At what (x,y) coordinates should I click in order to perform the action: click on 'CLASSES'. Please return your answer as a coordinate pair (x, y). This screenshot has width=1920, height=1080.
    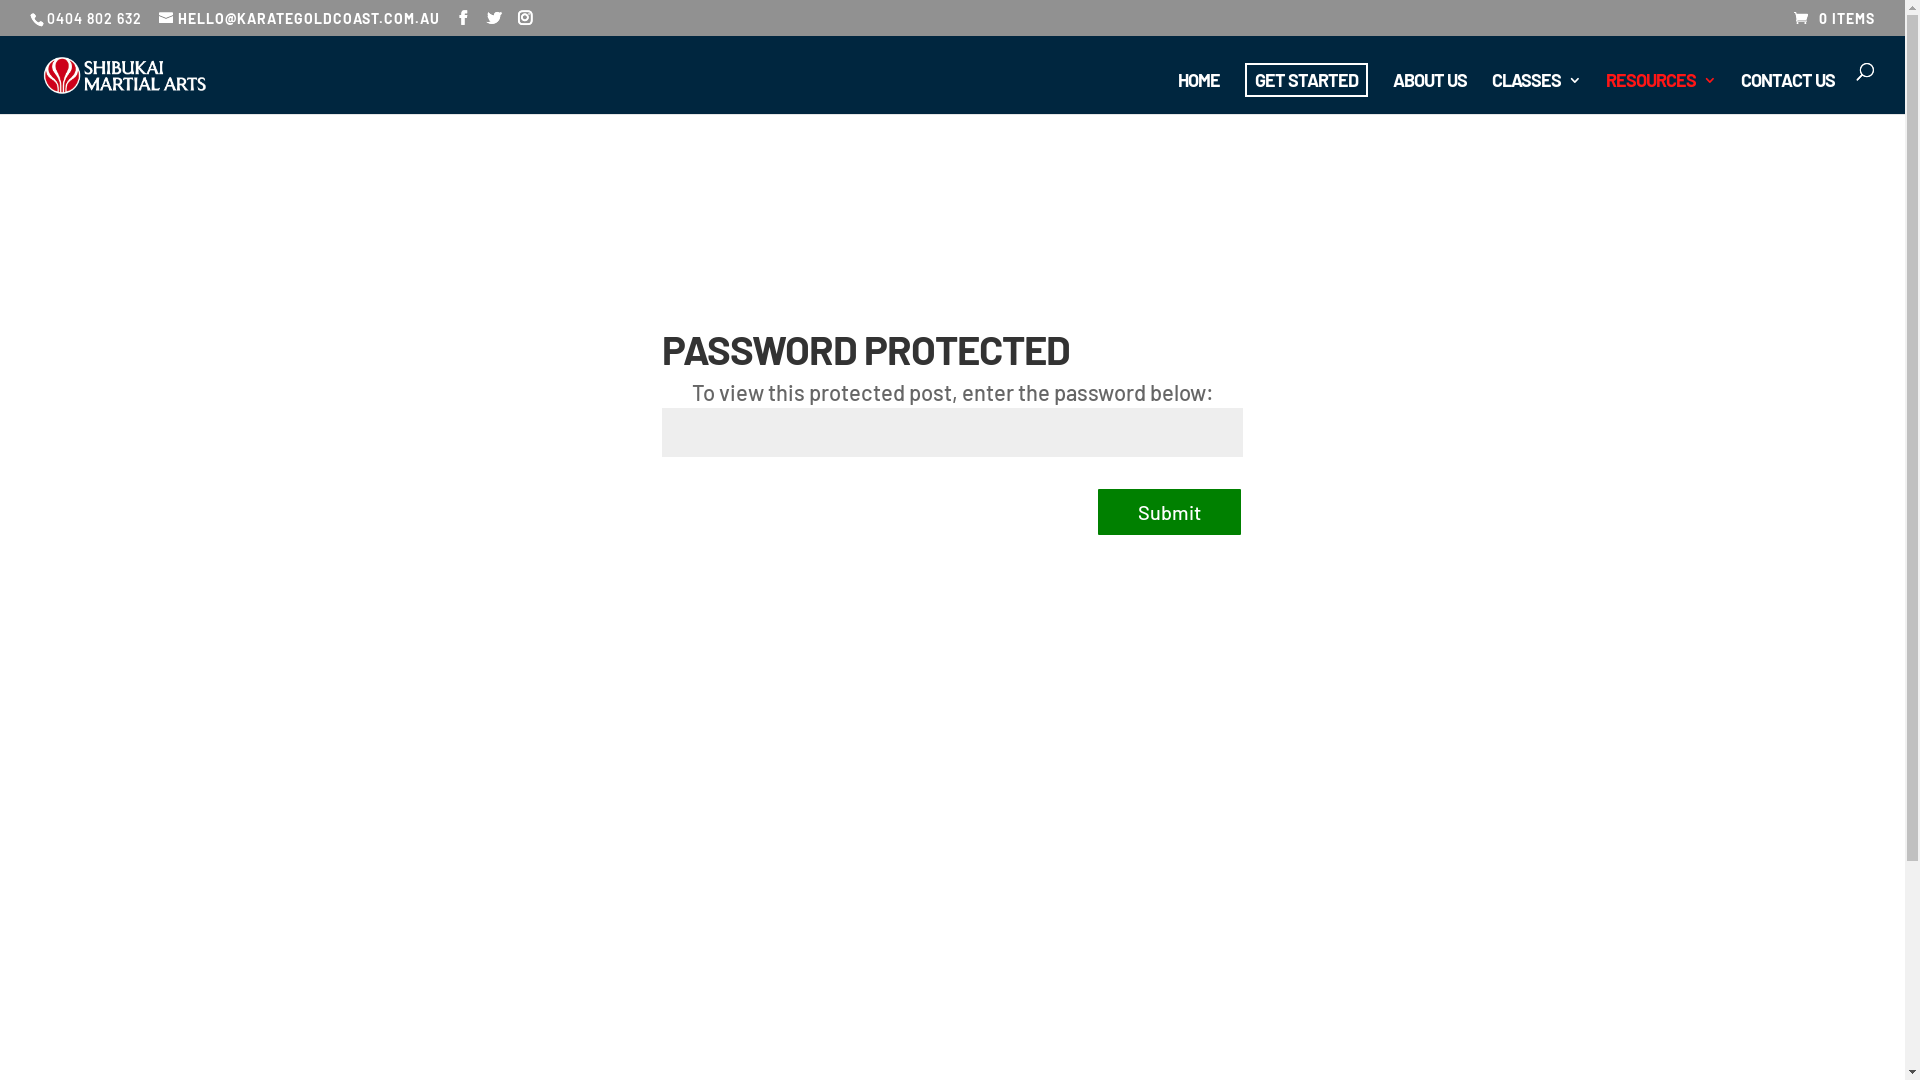
    Looking at the image, I should click on (1535, 93).